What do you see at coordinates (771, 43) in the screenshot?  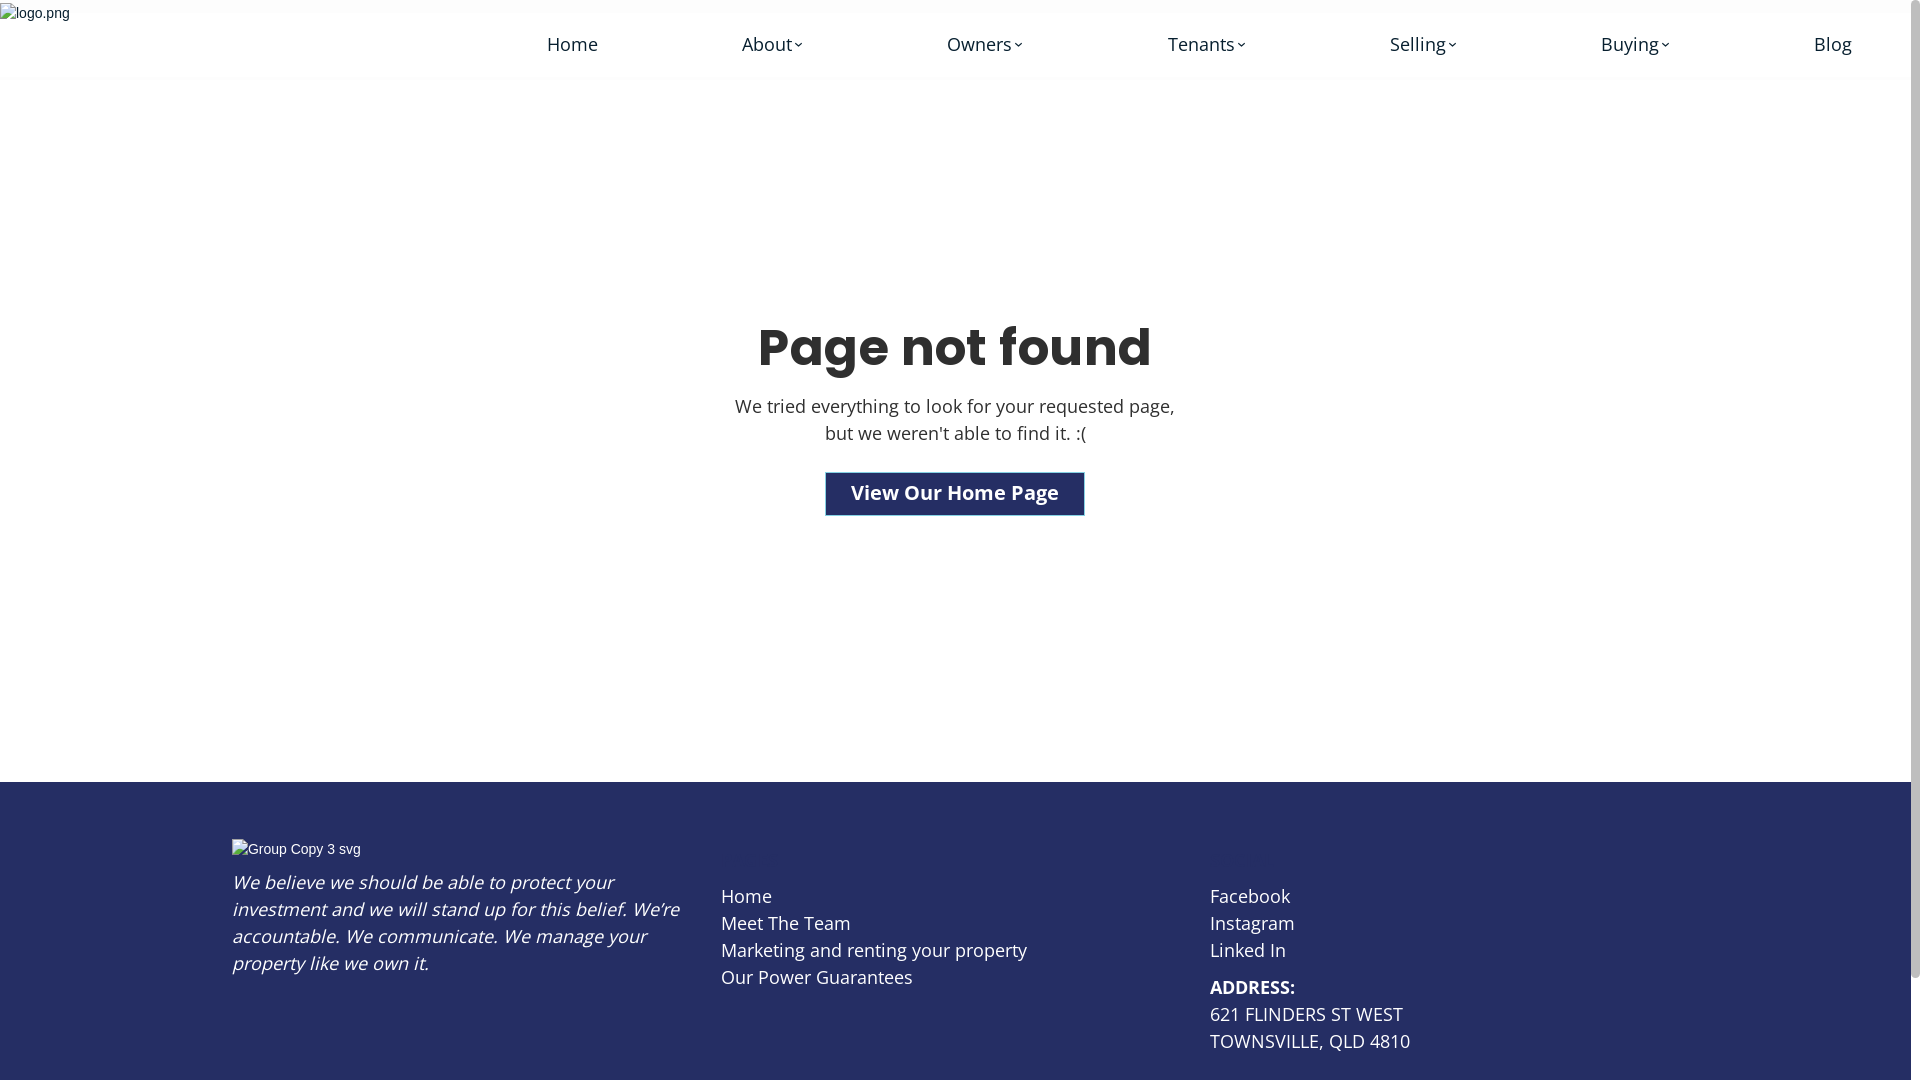 I see `'About'` at bounding box center [771, 43].